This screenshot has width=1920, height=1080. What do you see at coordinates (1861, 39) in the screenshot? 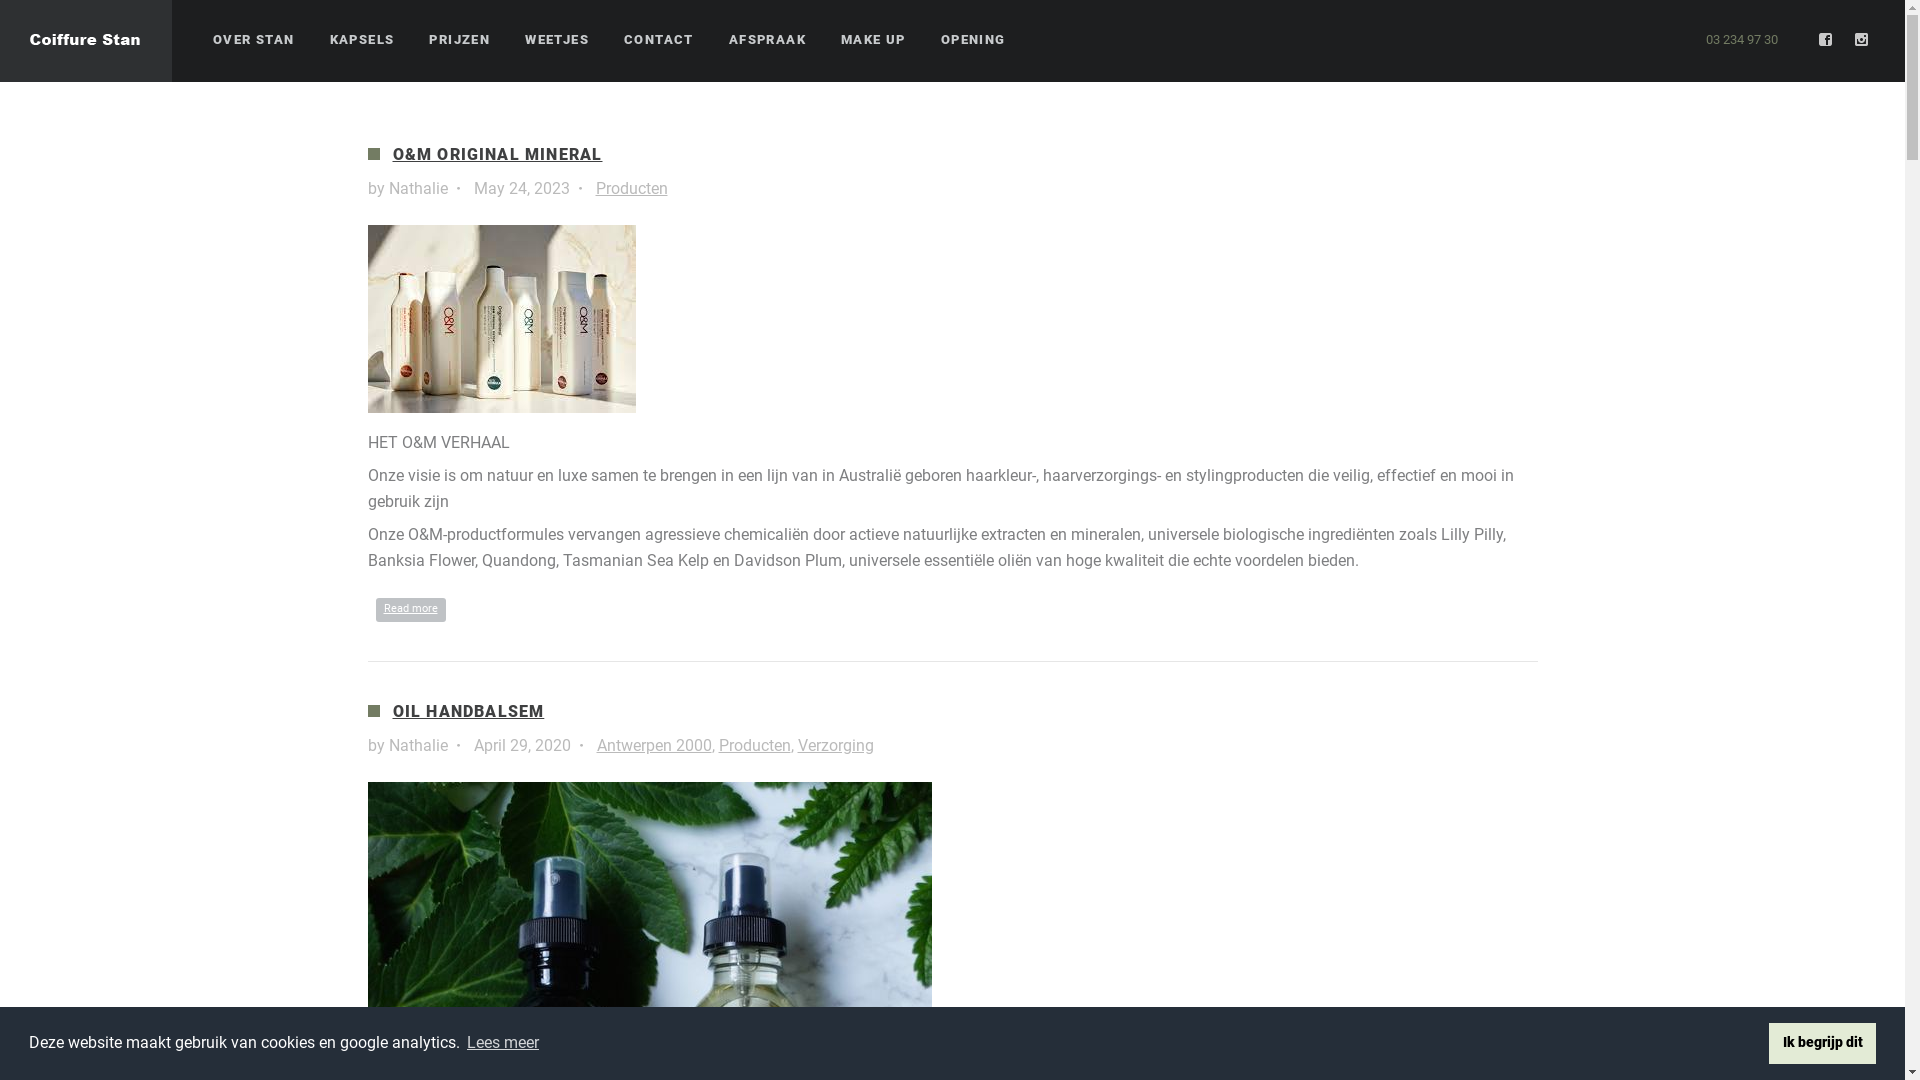
I see `'Instagram'` at bounding box center [1861, 39].